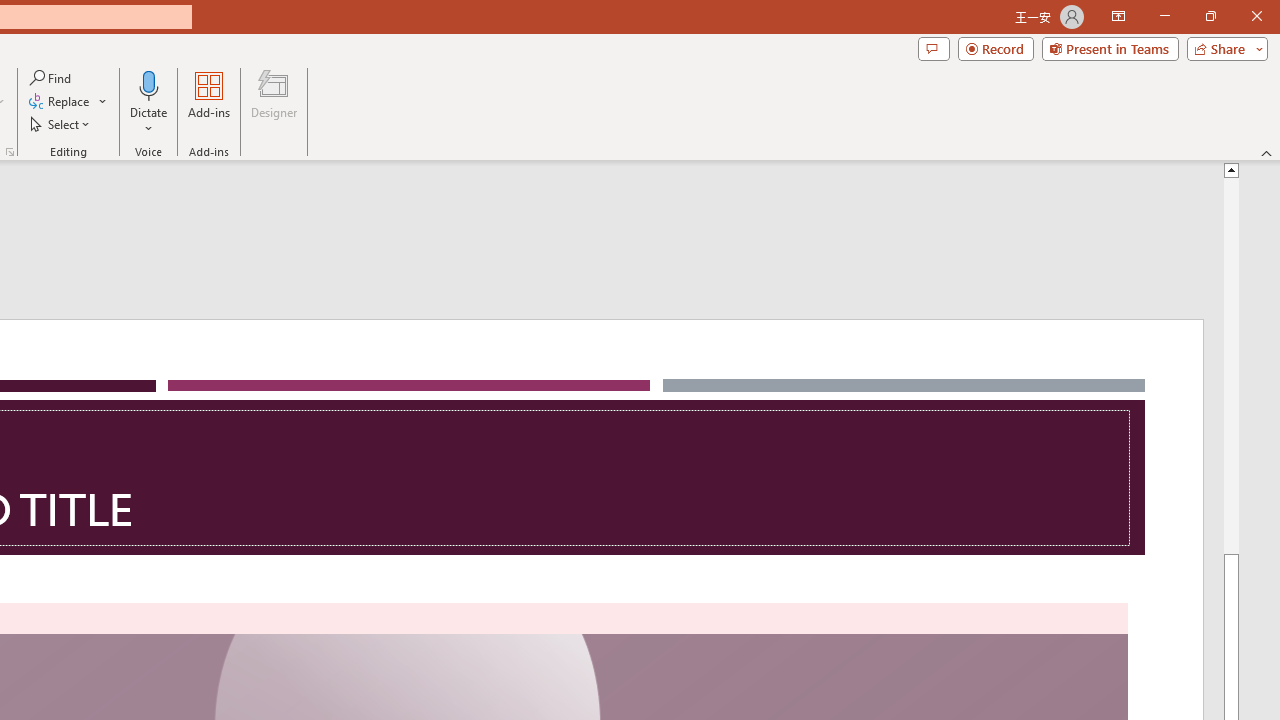 The width and height of the screenshot is (1280, 720). What do you see at coordinates (932, 47) in the screenshot?
I see `'Comments'` at bounding box center [932, 47].